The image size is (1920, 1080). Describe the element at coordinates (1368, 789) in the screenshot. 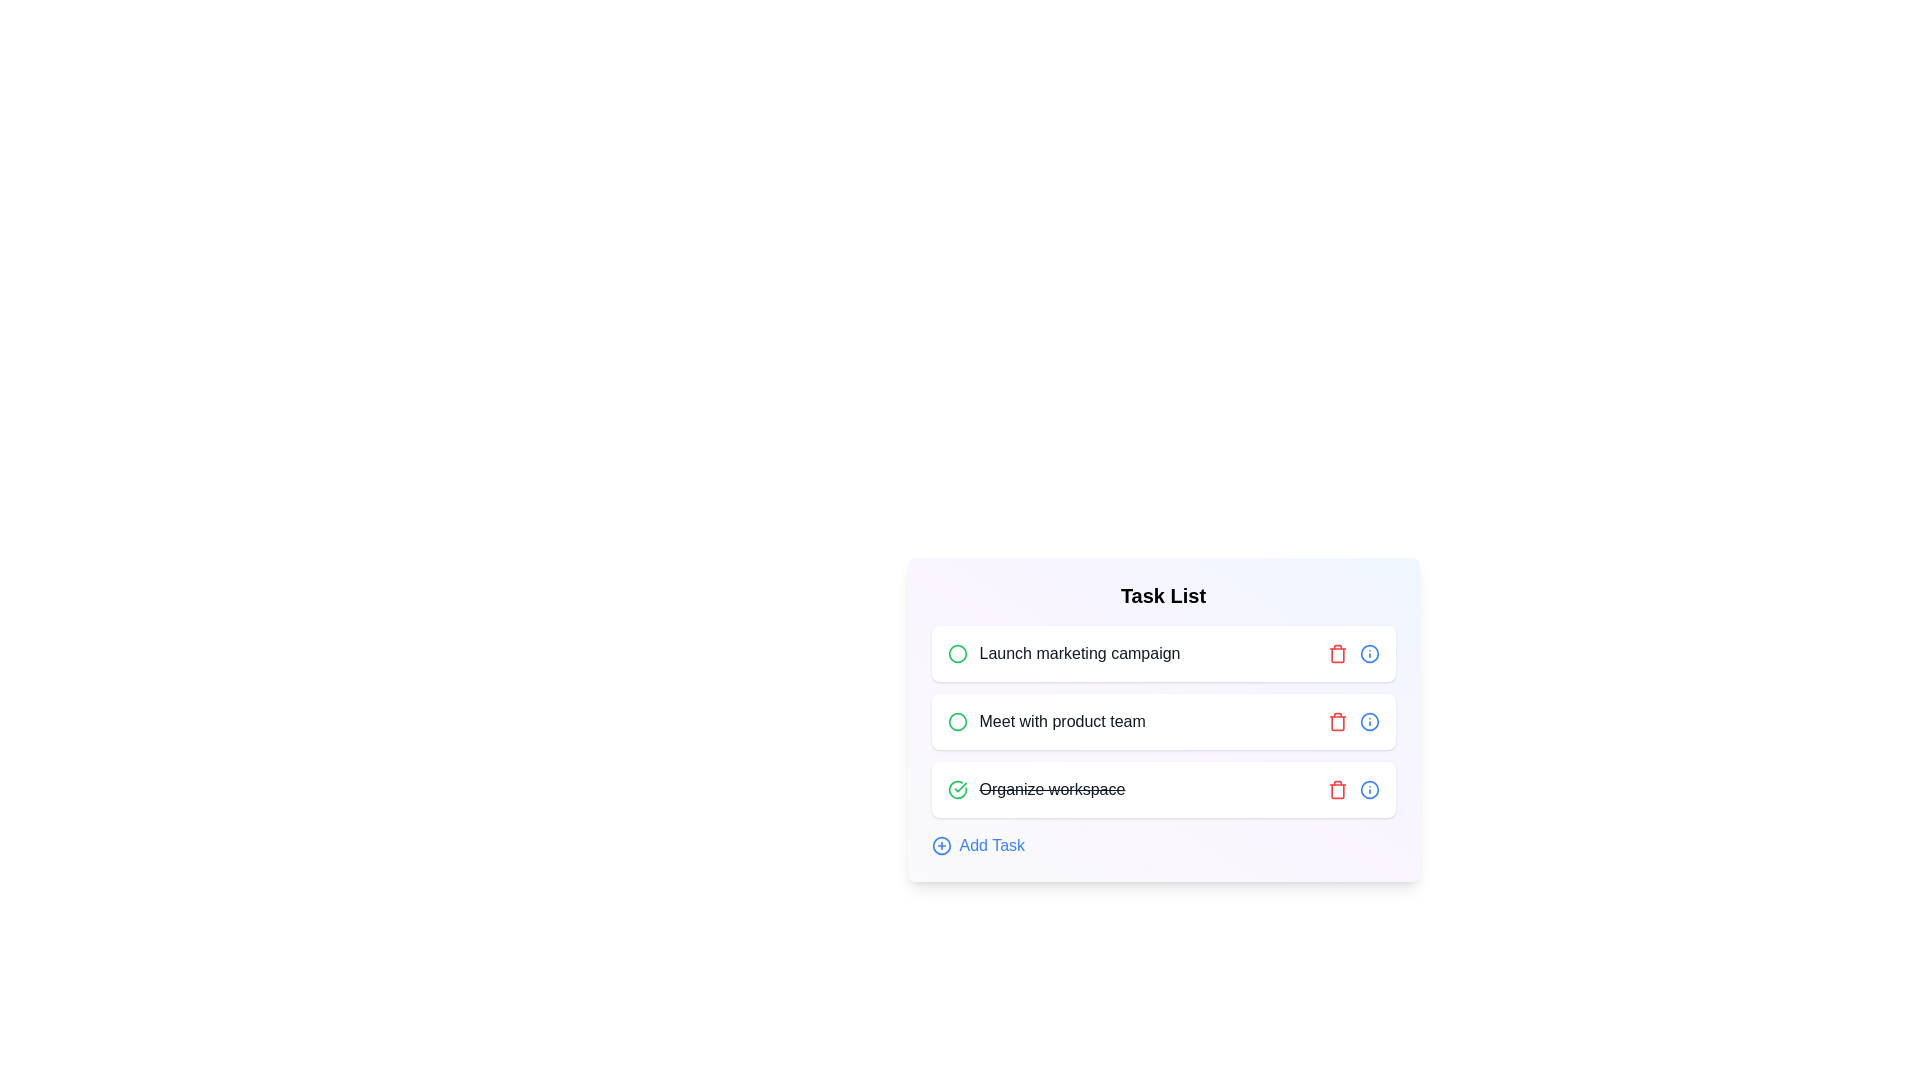

I see `the info button for the task named Organize workspace` at that location.